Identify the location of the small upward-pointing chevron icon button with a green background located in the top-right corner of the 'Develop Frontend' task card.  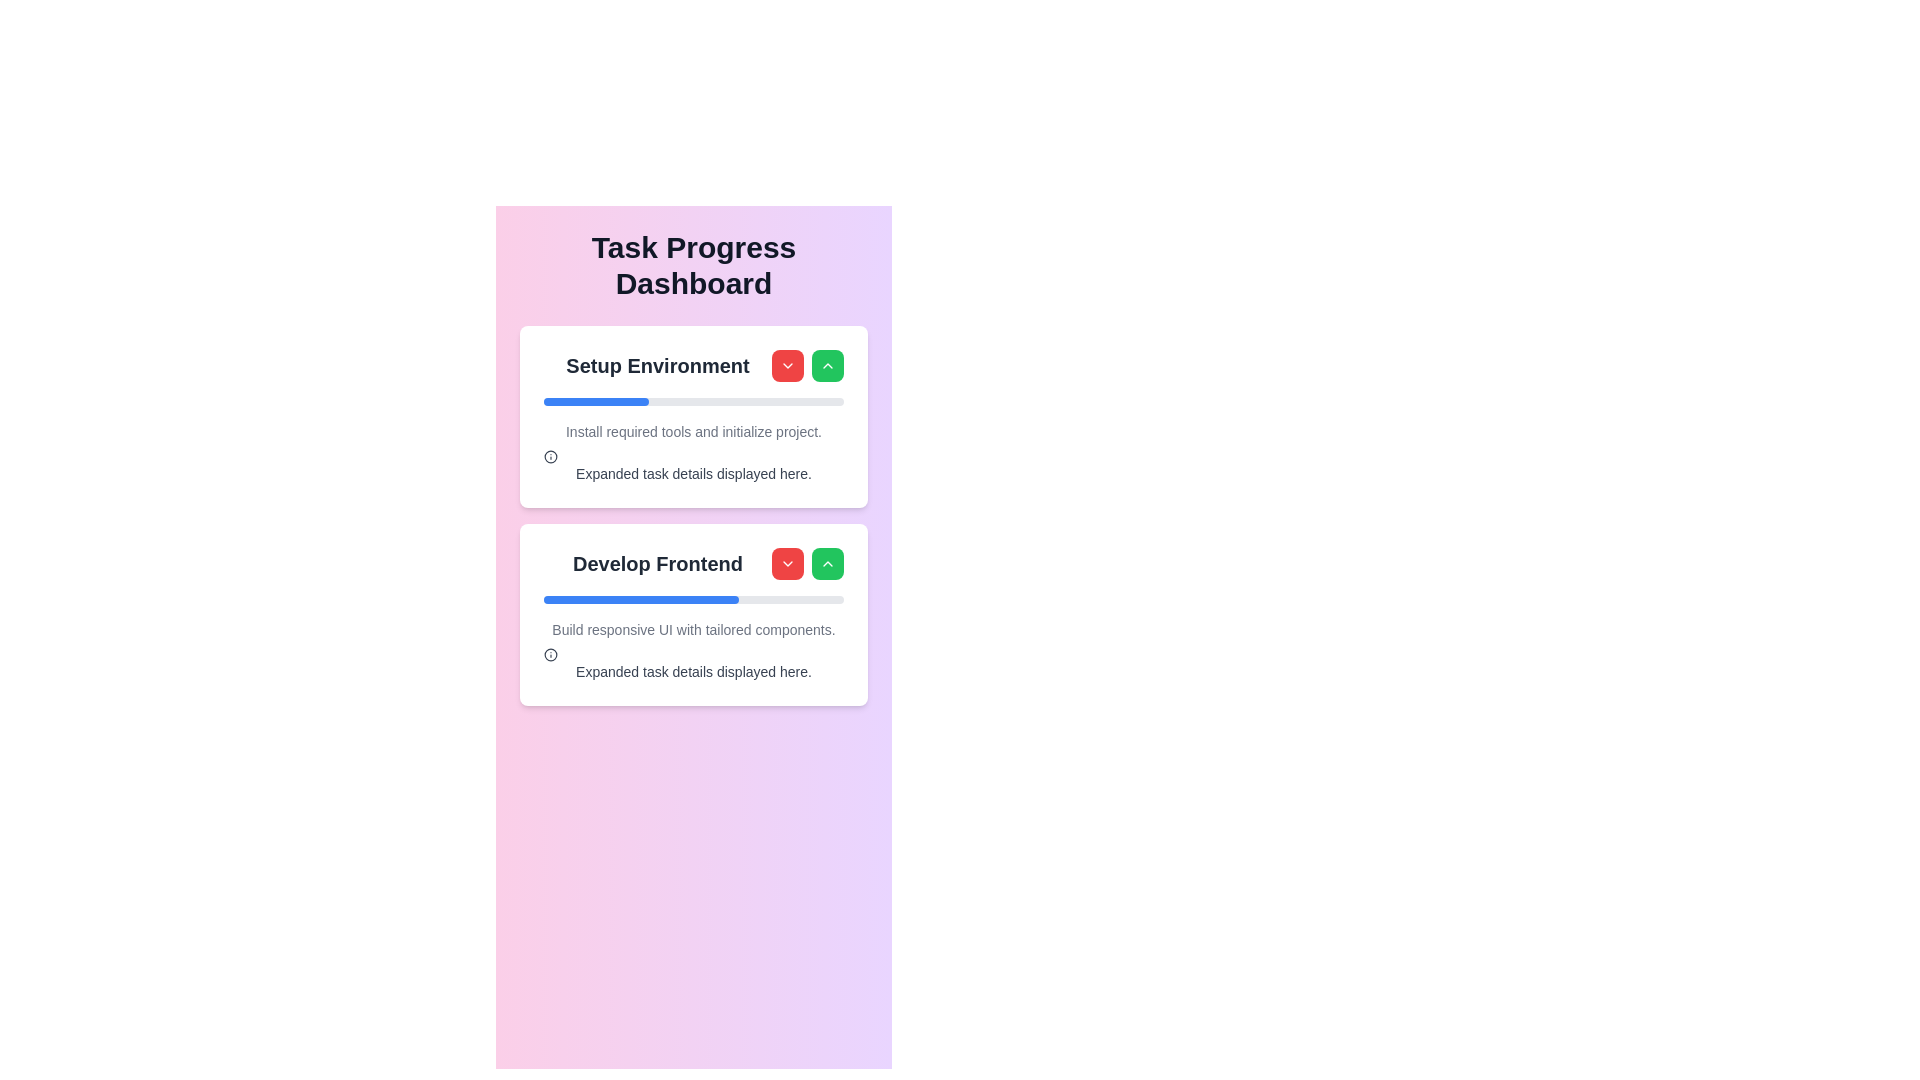
(828, 366).